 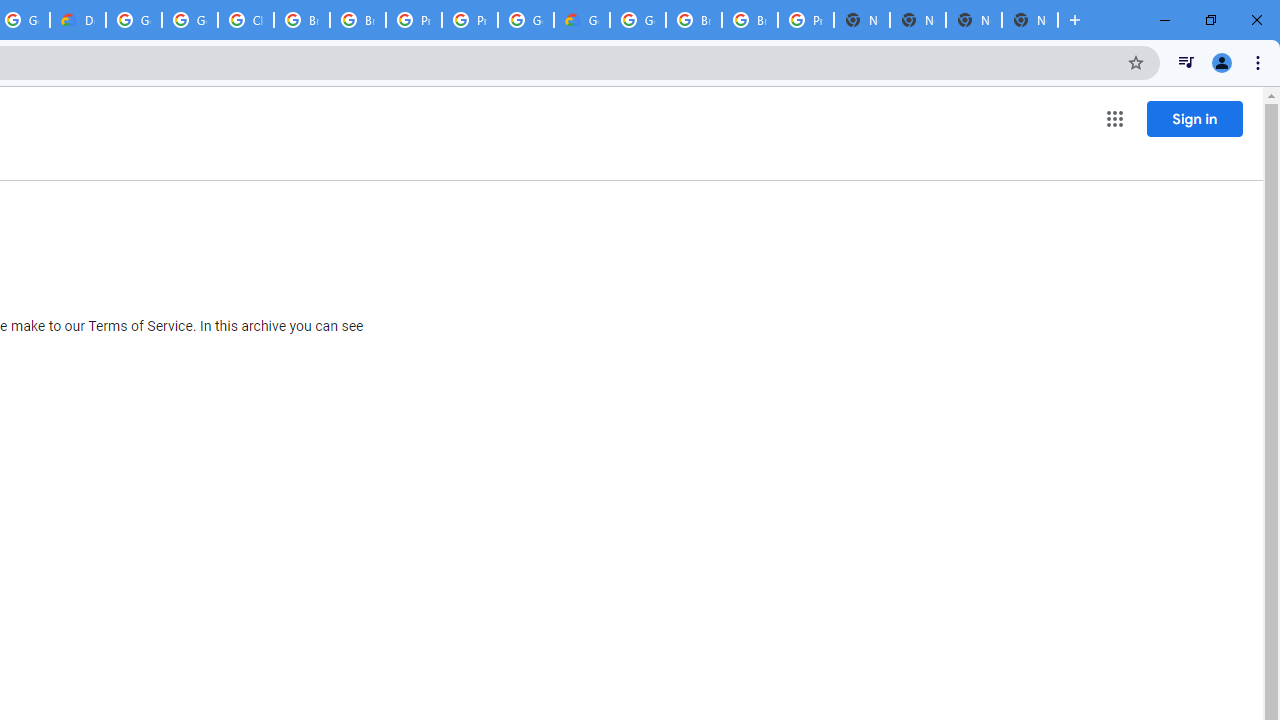 What do you see at coordinates (1030, 20) in the screenshot?
I see `'New Tab'` at bounding box center [1030, 20].